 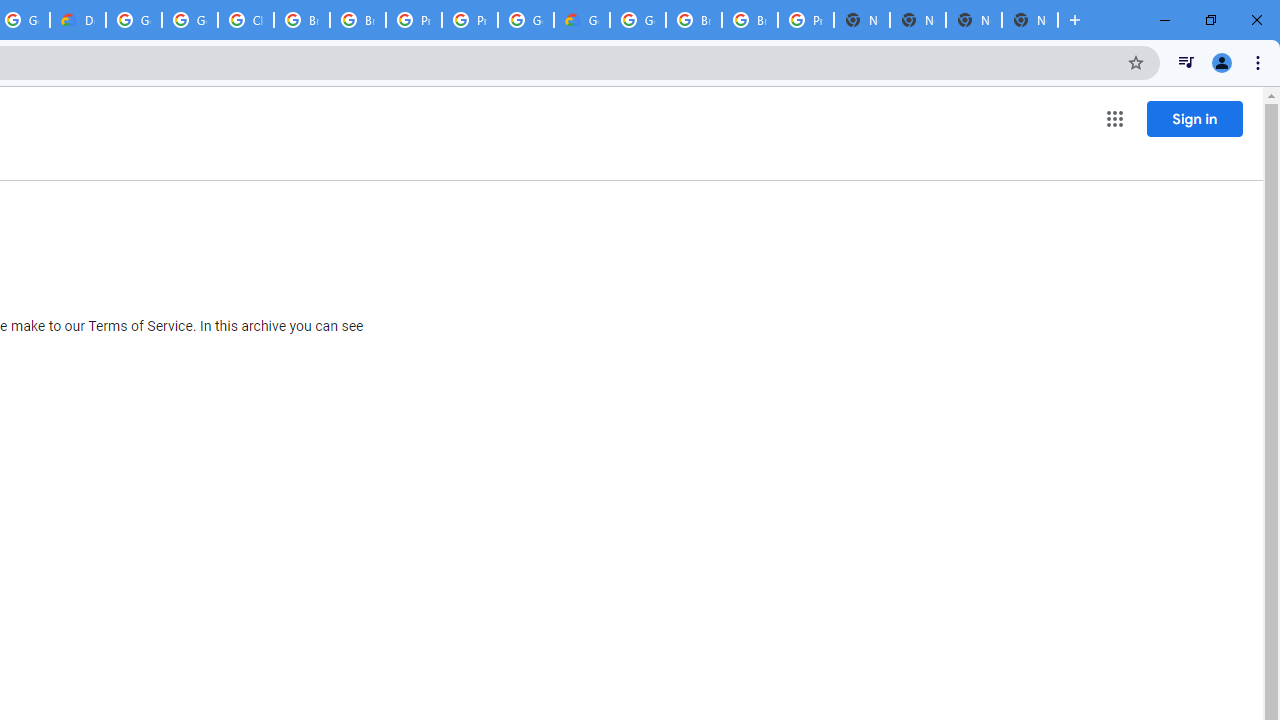 What do you see at coordinates (1030, 20) in the screenshot?
I see `'New Tab'` at bounding box center [1030, 20].